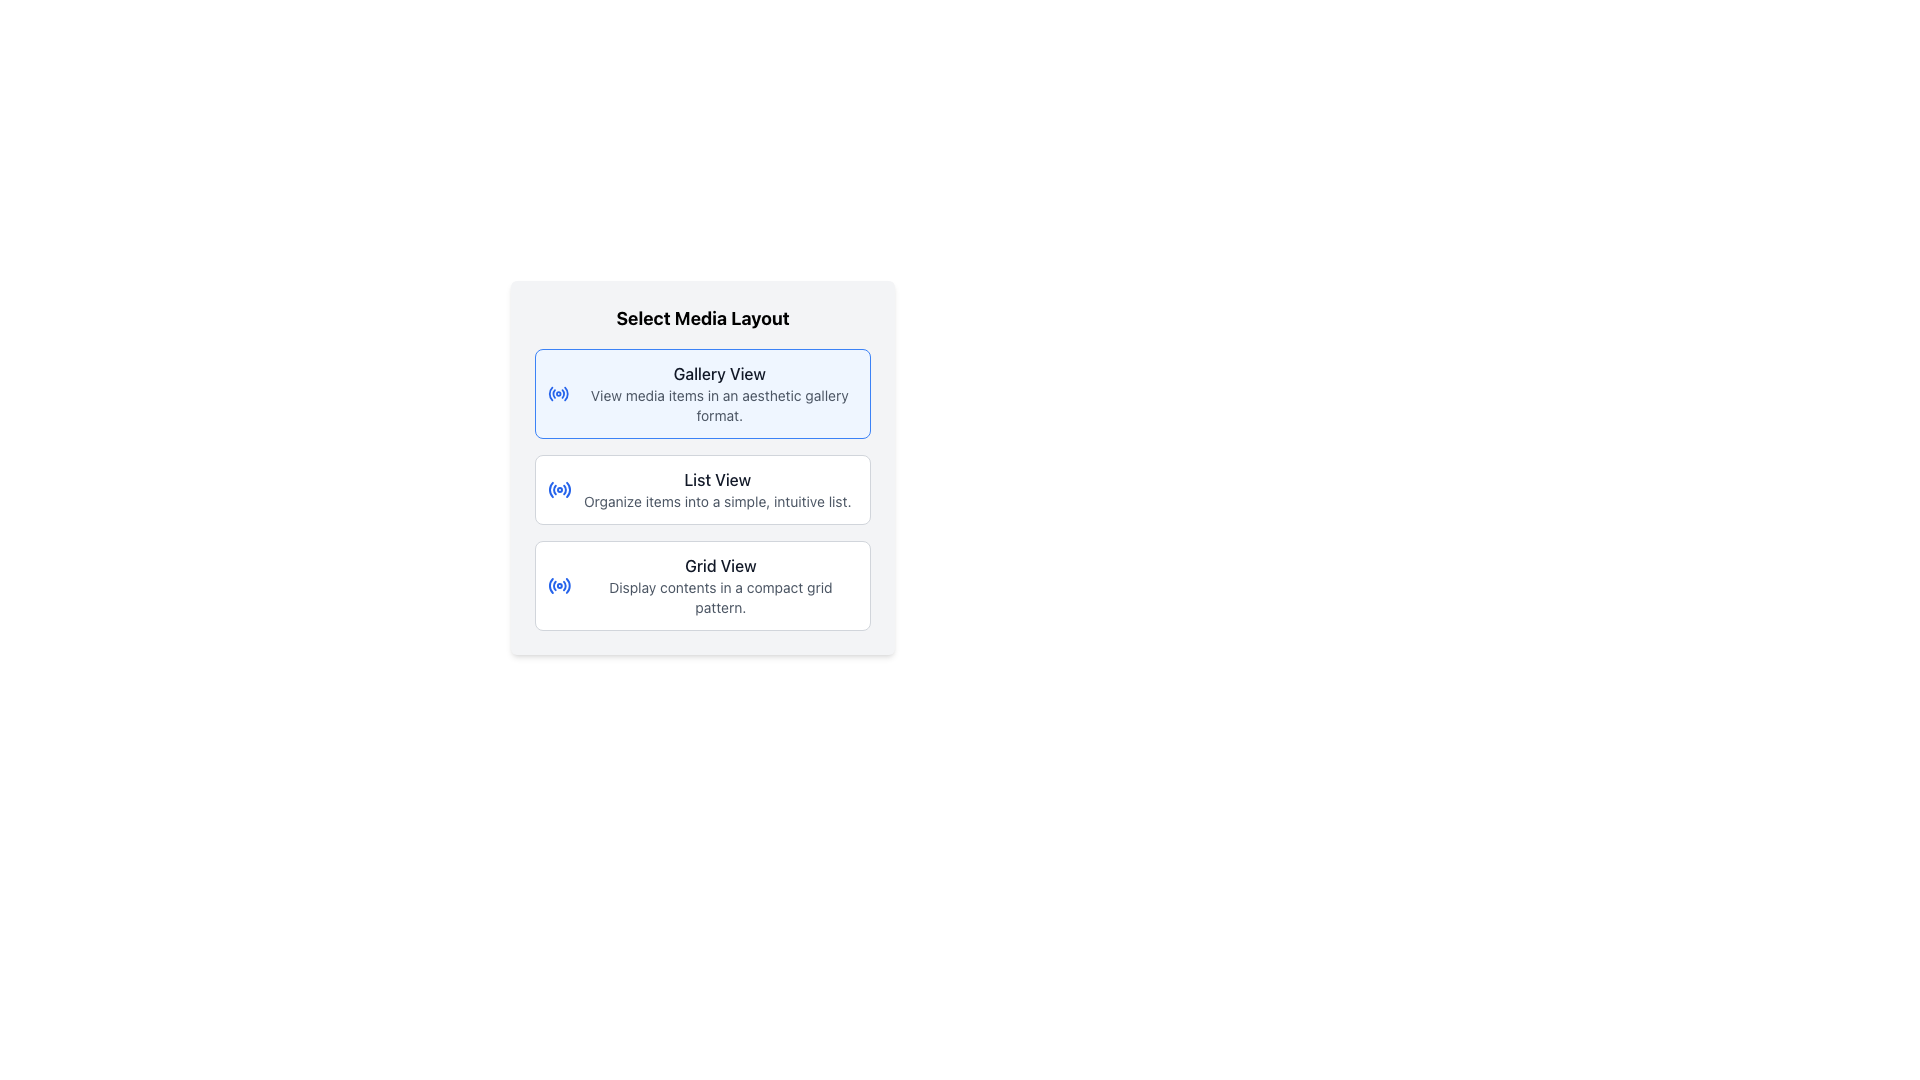 This screenshot has width=1920, height=1080. I want to click on description text of the Text Label for selecting a gallery-style layout, which is the first item in the 'Select Media Layout' card, so click(719, 393).